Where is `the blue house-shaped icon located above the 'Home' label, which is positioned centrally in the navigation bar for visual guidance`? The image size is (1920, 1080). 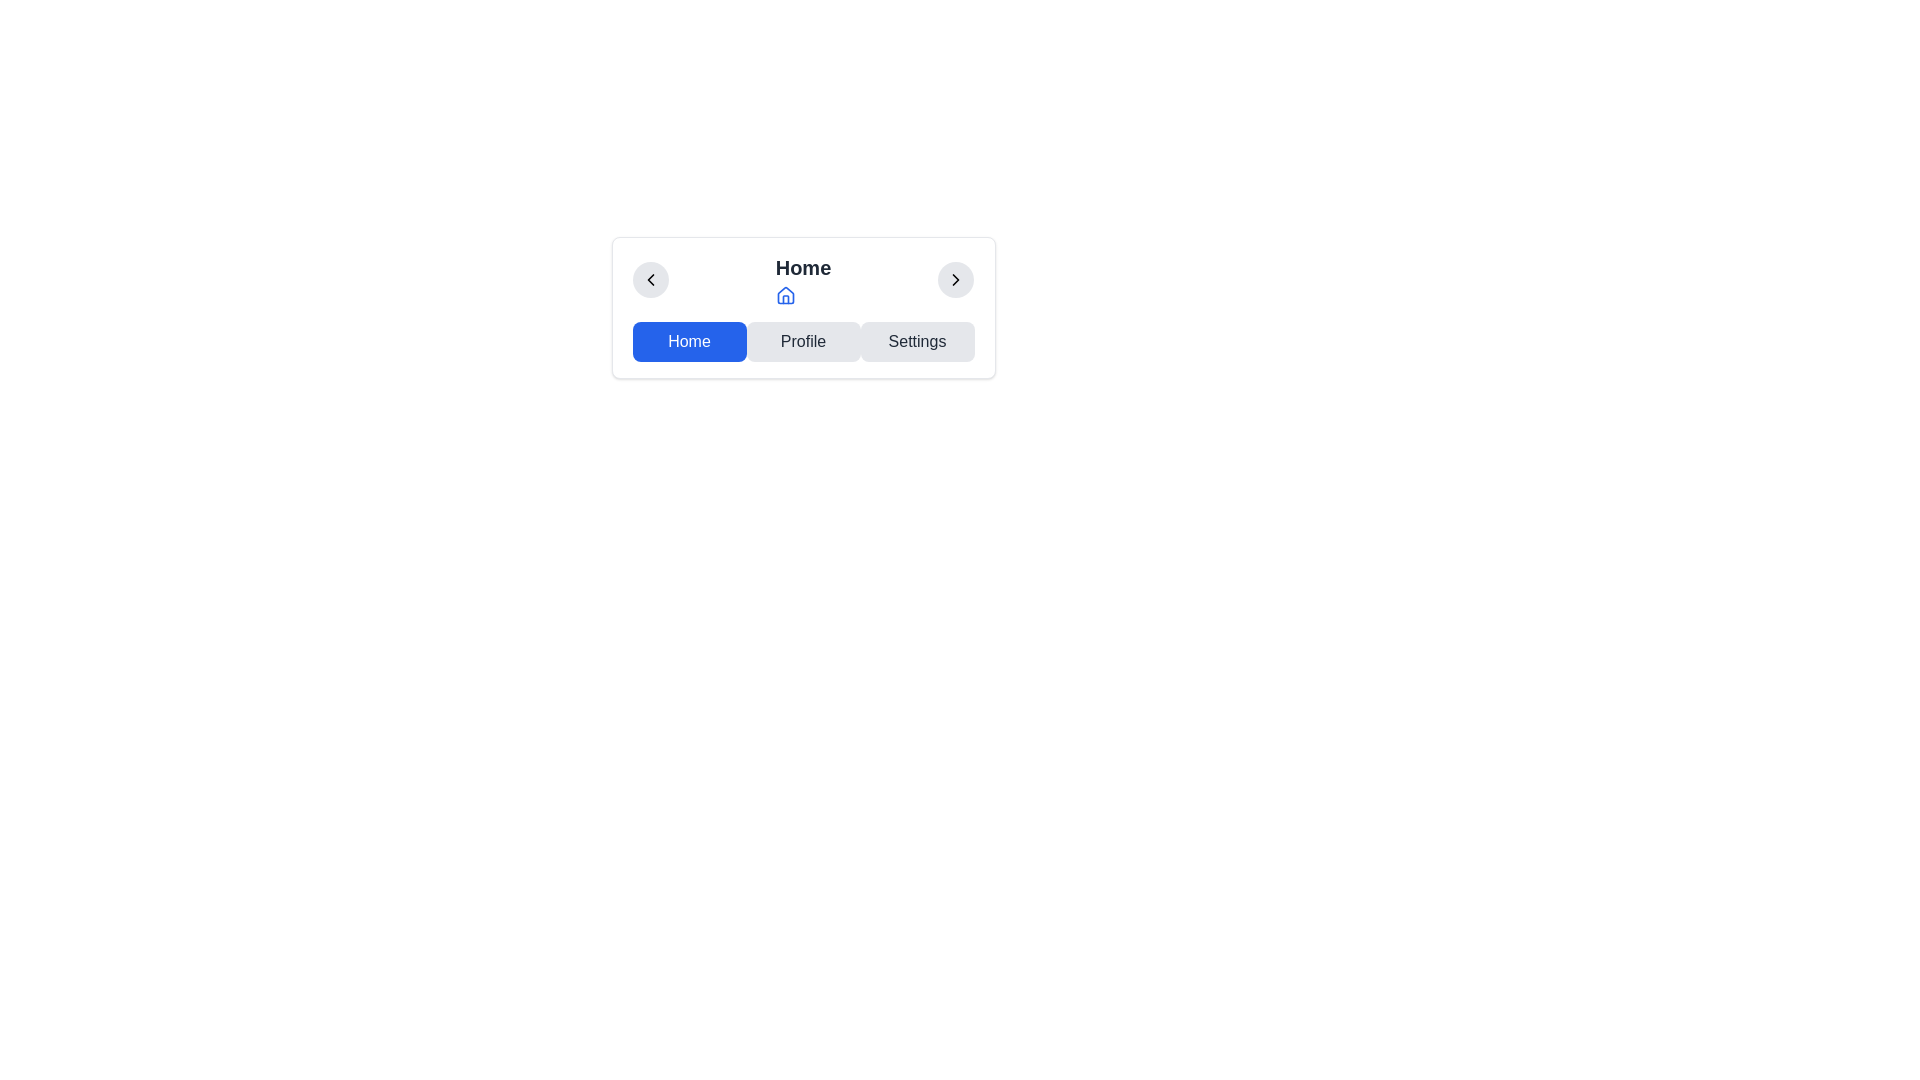 the blue house-shaped icon located above the 'Home' label, which is positioned centrally in the navigation bar for visual guidance is located at coordinates (784, 296).